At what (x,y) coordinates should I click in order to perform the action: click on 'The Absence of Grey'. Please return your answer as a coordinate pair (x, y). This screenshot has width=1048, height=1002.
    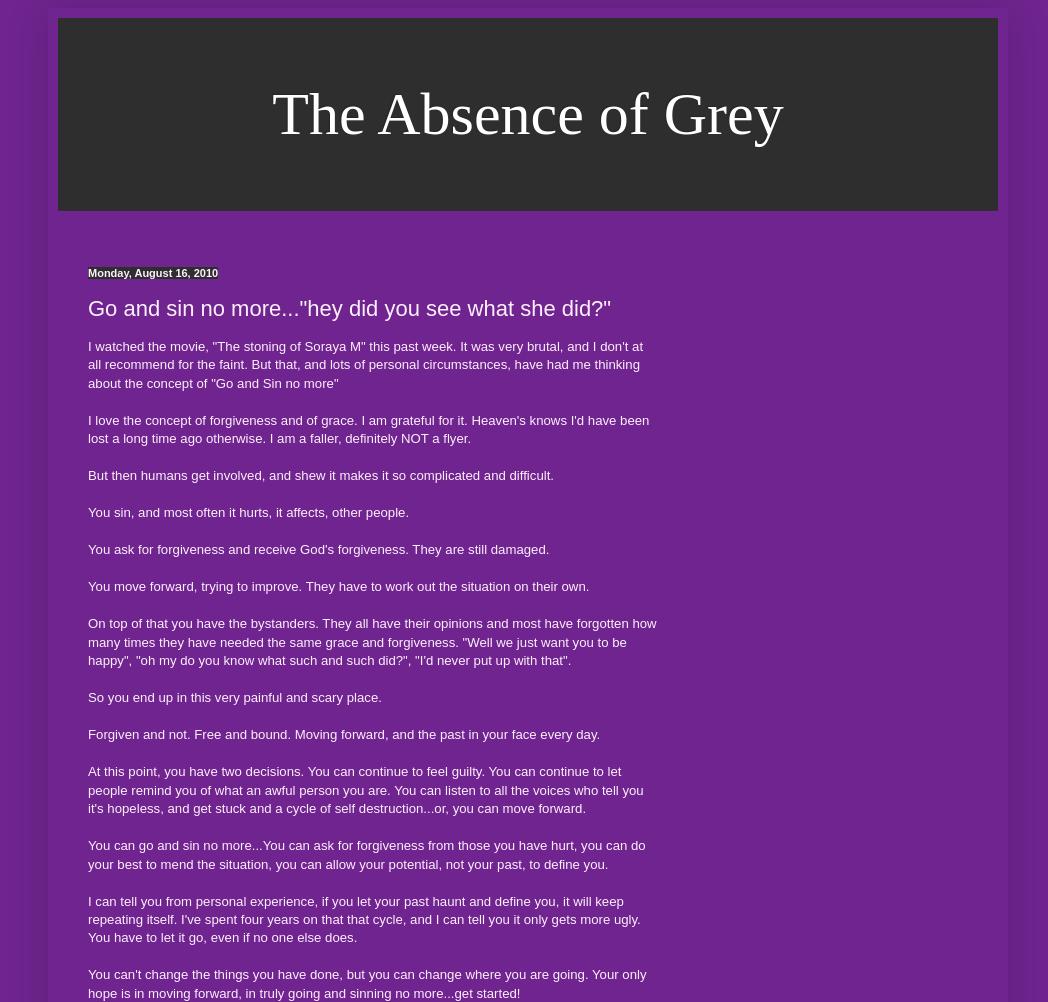
    Looking at the image, I should click on (526, 113).